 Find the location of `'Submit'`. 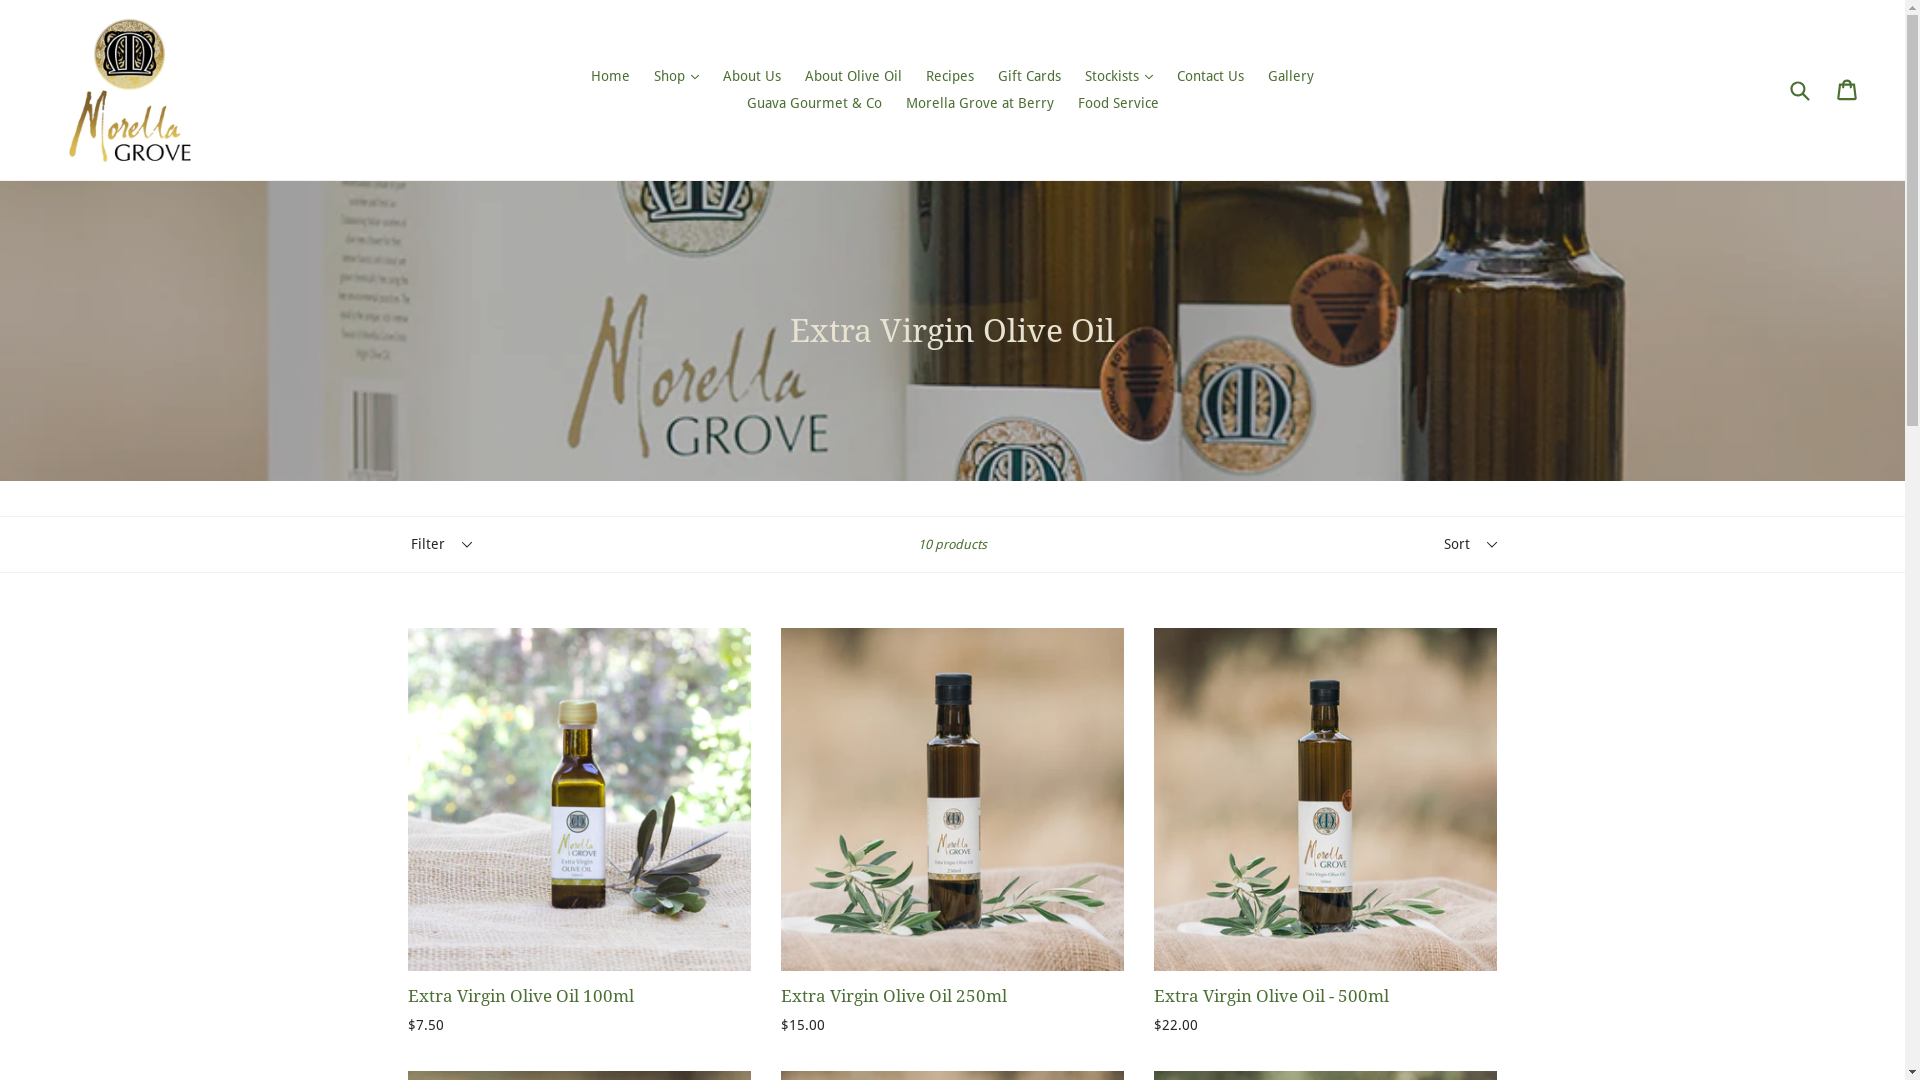

'Submit' is located at coordinates (1799, 90).